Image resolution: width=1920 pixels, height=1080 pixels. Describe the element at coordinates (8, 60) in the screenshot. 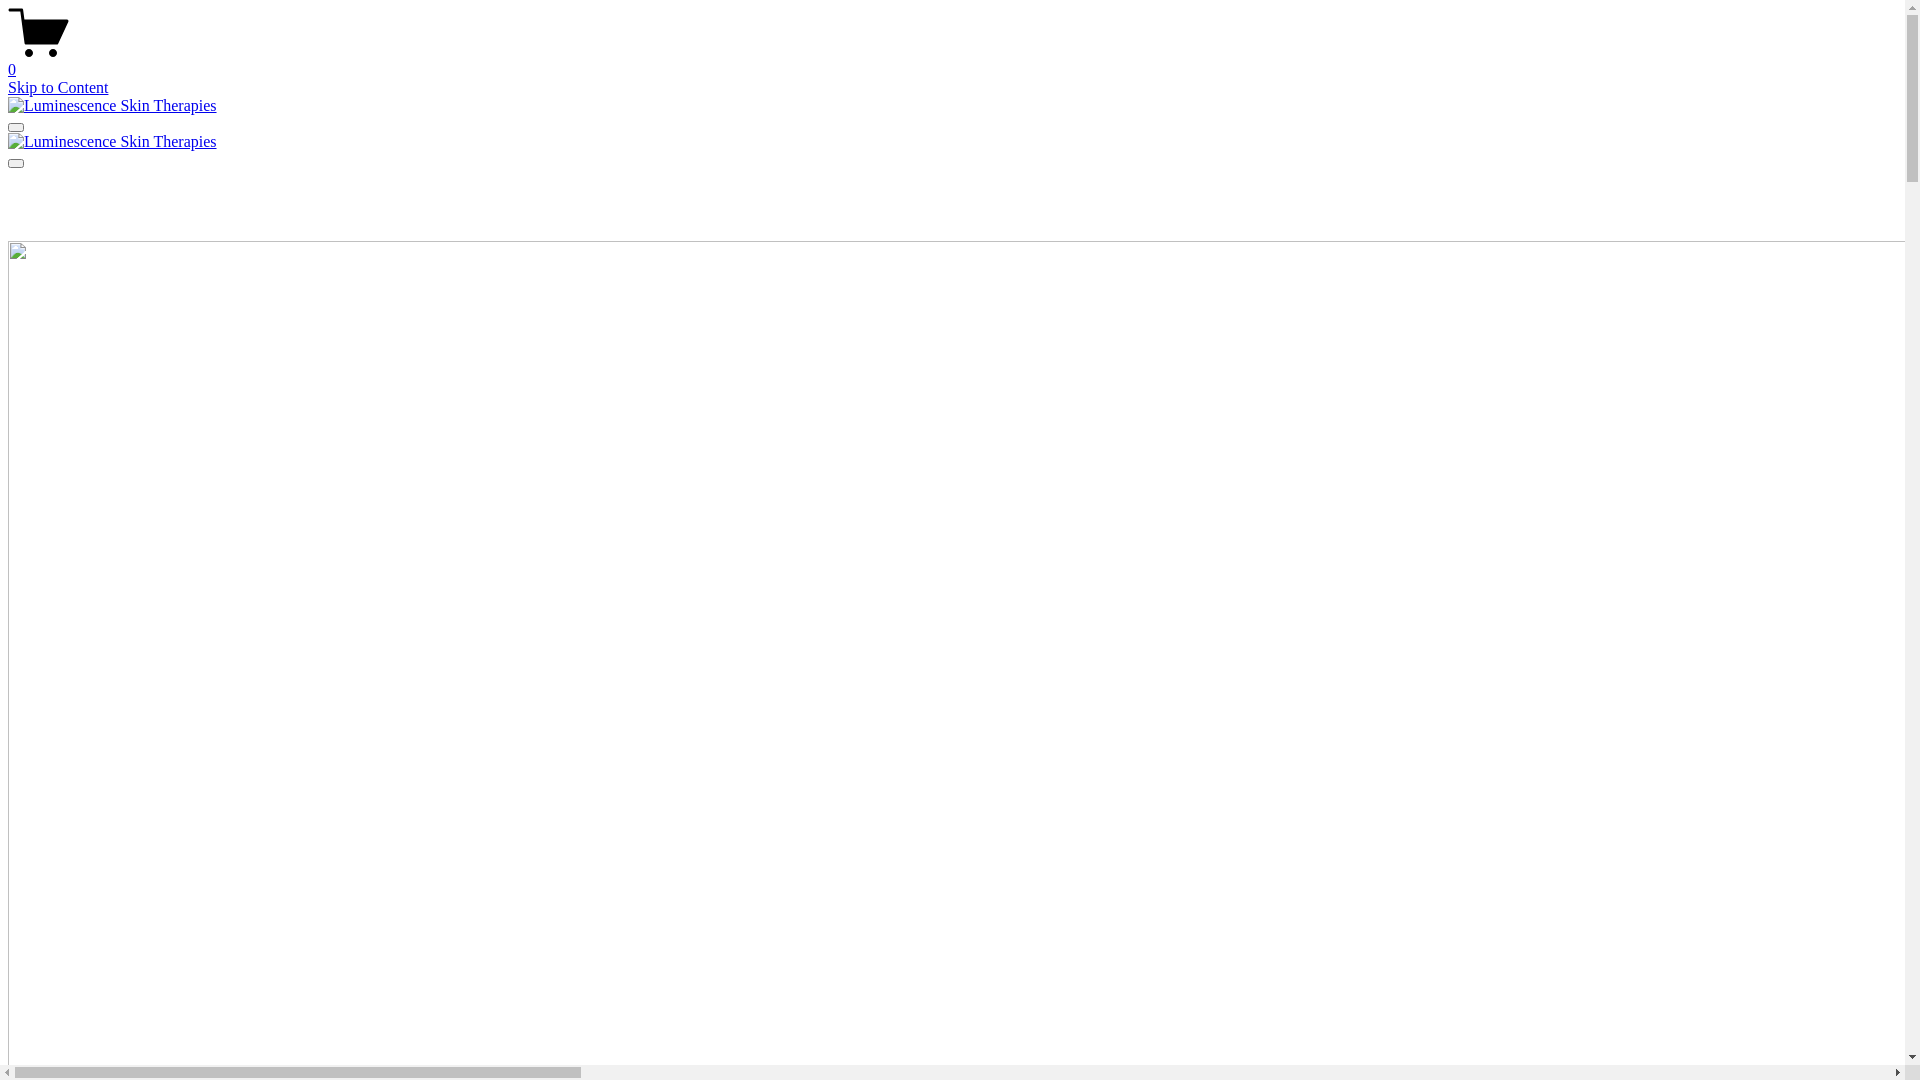

I see `'0'` at that location.